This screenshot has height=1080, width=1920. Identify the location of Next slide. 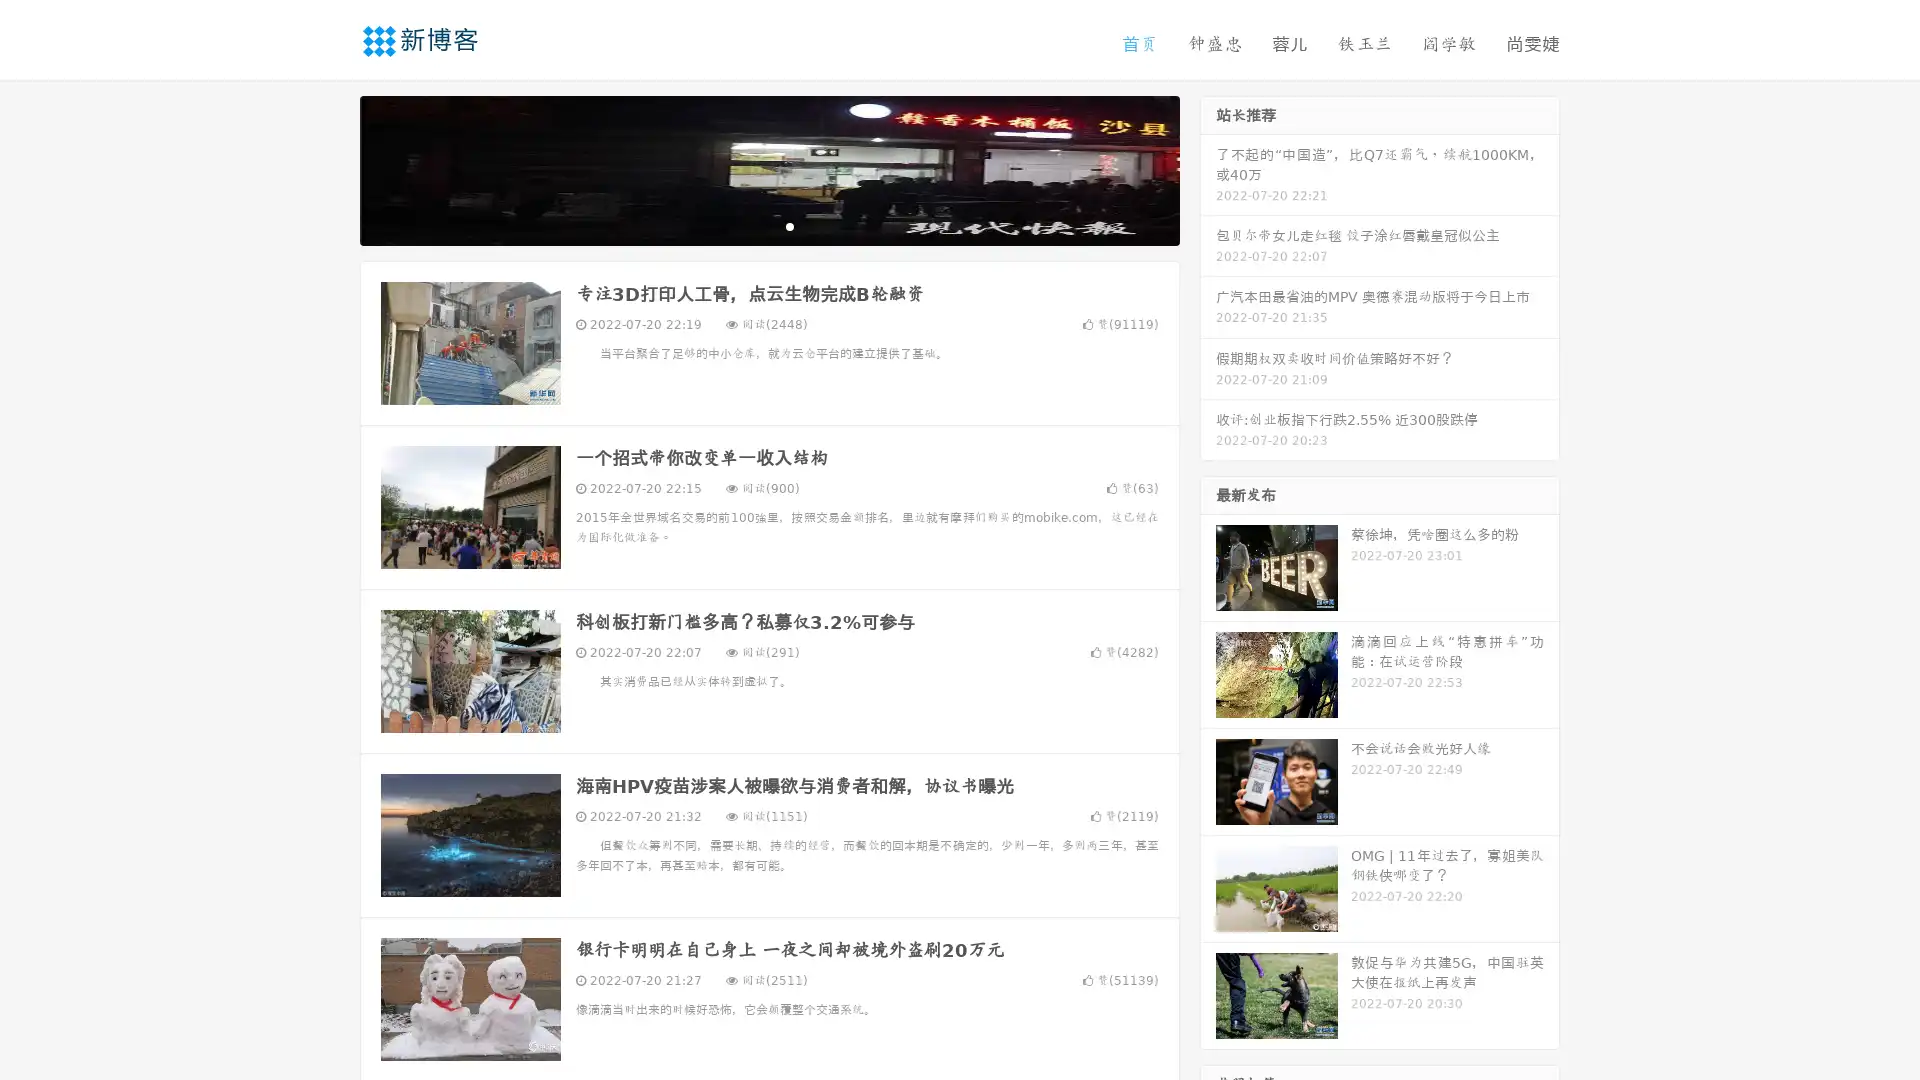
(1208, 168).